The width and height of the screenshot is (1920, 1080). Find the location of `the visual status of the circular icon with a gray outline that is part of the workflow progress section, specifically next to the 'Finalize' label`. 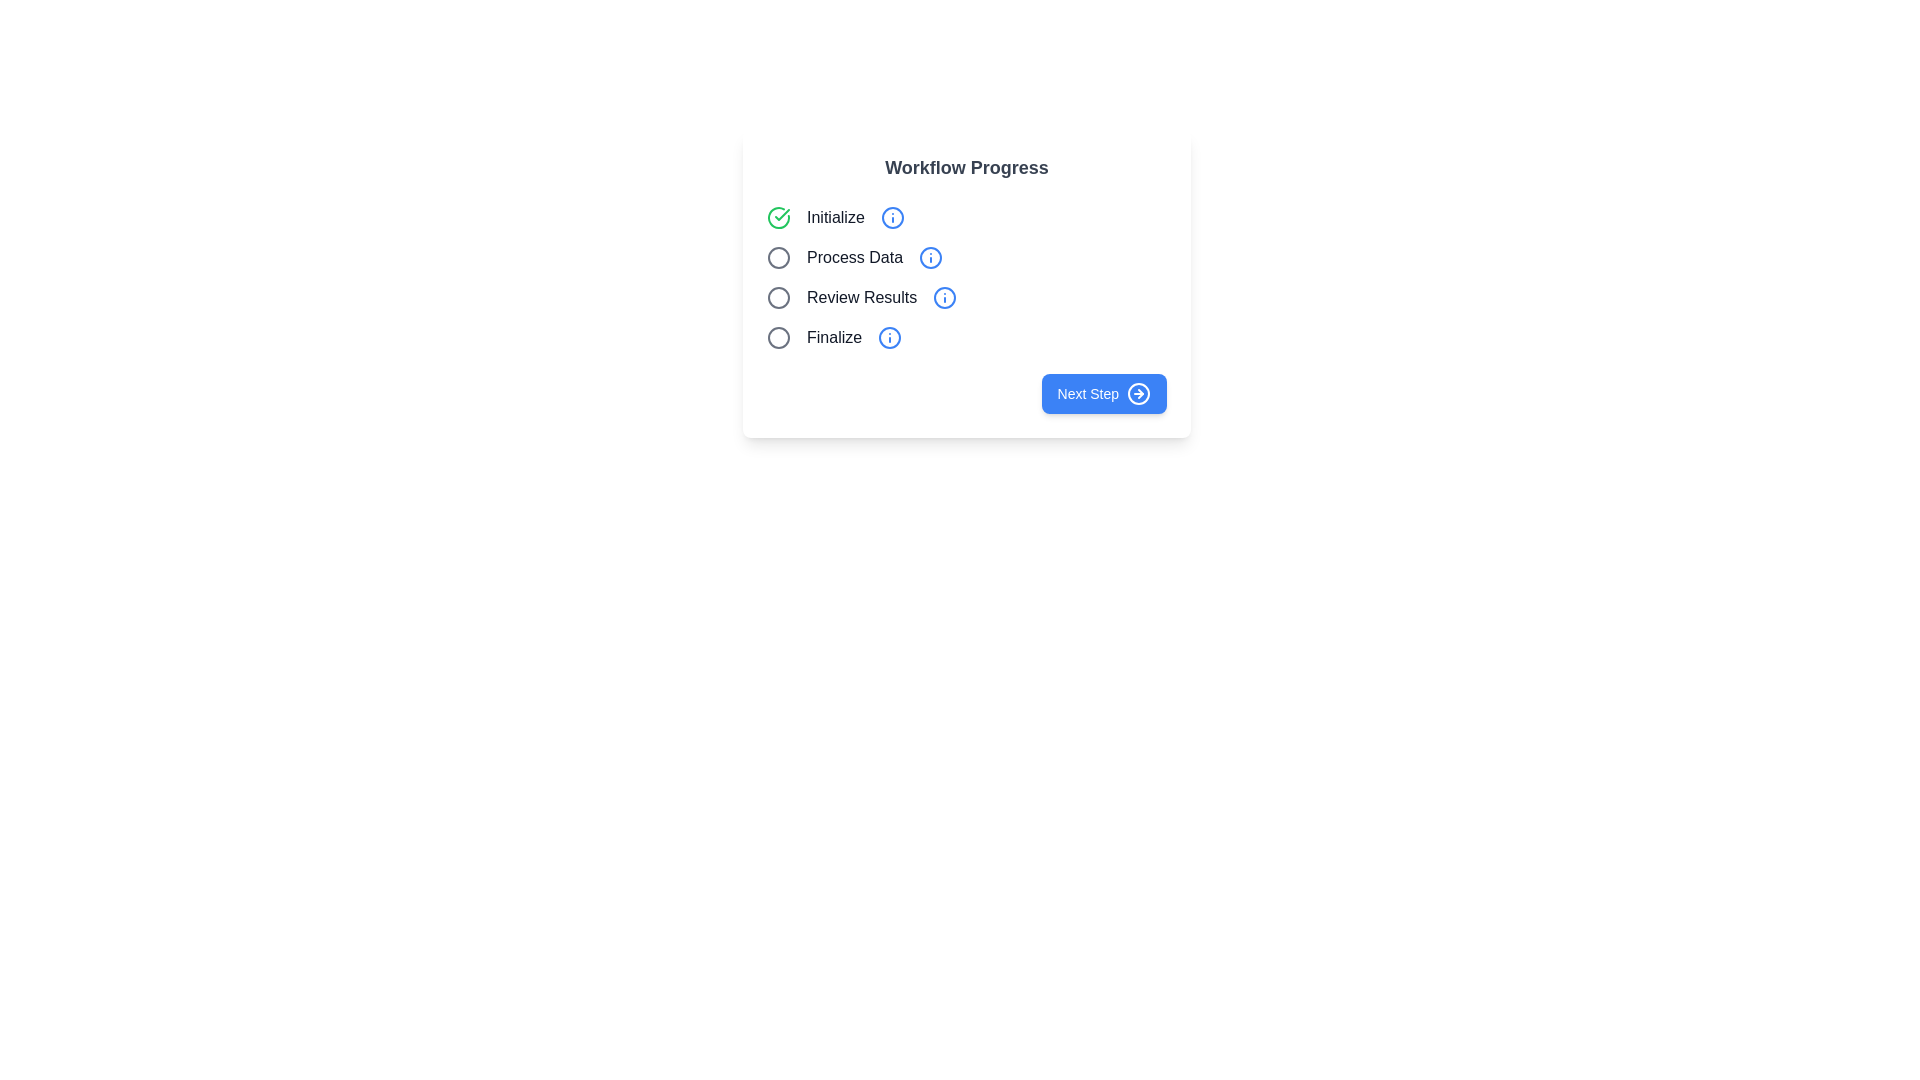

the visual status of the circular icon with a gray outline that is part of the workflow progress section, specifically next to the 'Finalize' label is located at coordinates (777, 337).